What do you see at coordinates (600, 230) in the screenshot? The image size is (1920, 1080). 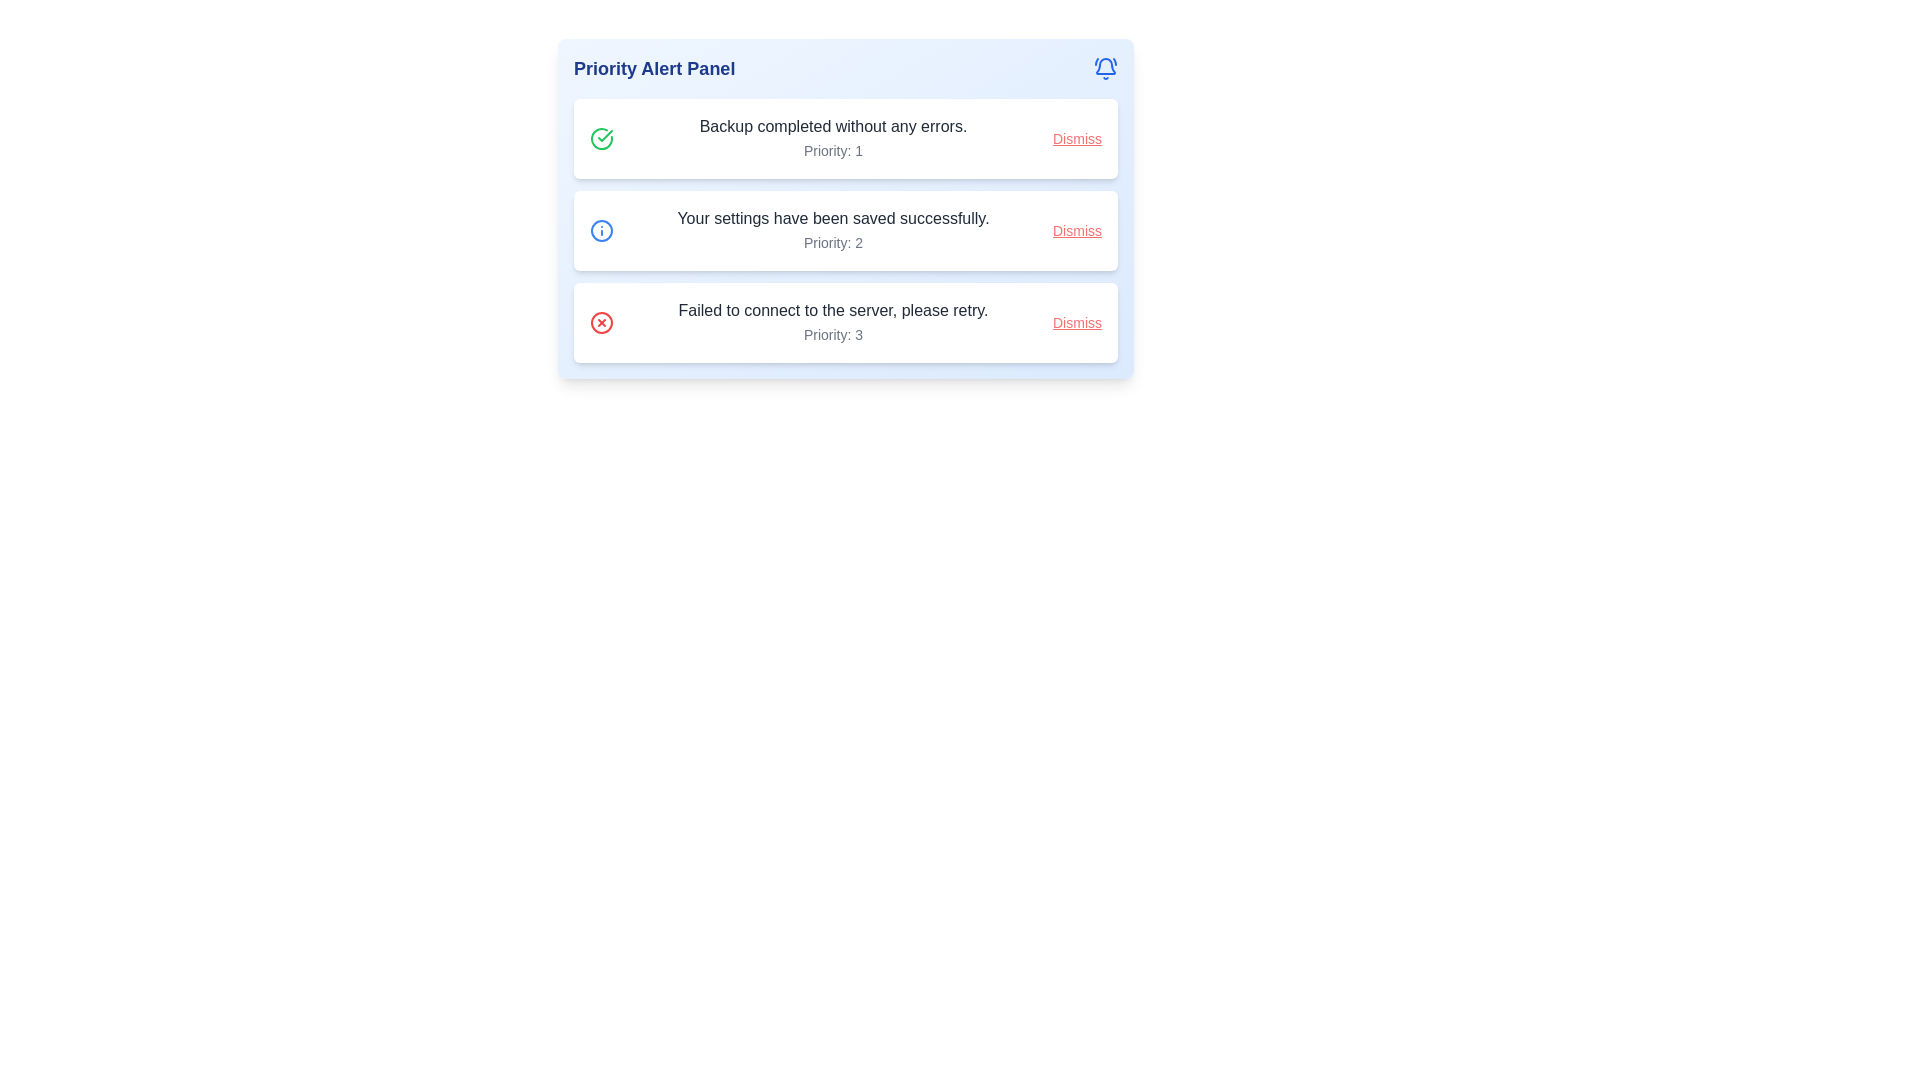 I see `the round icon with a blue border located in the second row of the priority alert panel, adjacent to the text 'Your settings have been saved successfully. Priority: 2'` at bounding box center [600, 230].